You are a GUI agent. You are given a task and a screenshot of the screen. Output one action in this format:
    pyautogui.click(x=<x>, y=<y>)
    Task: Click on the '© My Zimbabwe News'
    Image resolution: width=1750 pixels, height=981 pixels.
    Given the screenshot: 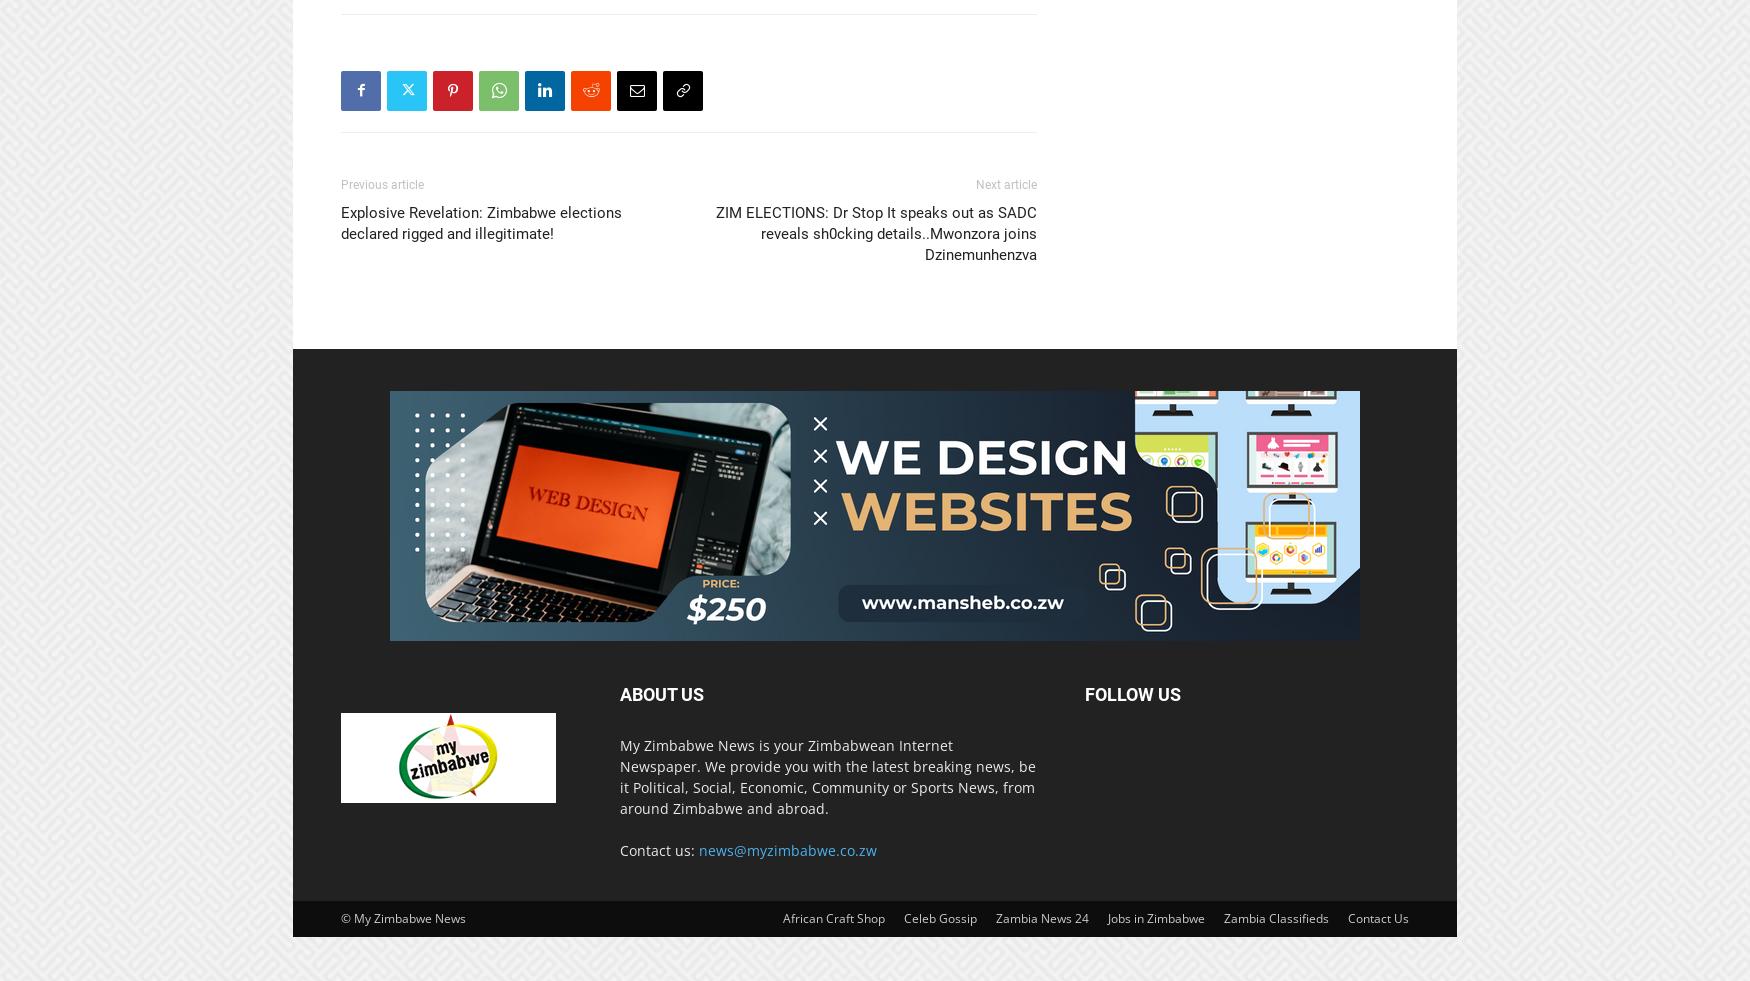 What is the action you would take?
    pyautogui.click(x=402, y=917)
    